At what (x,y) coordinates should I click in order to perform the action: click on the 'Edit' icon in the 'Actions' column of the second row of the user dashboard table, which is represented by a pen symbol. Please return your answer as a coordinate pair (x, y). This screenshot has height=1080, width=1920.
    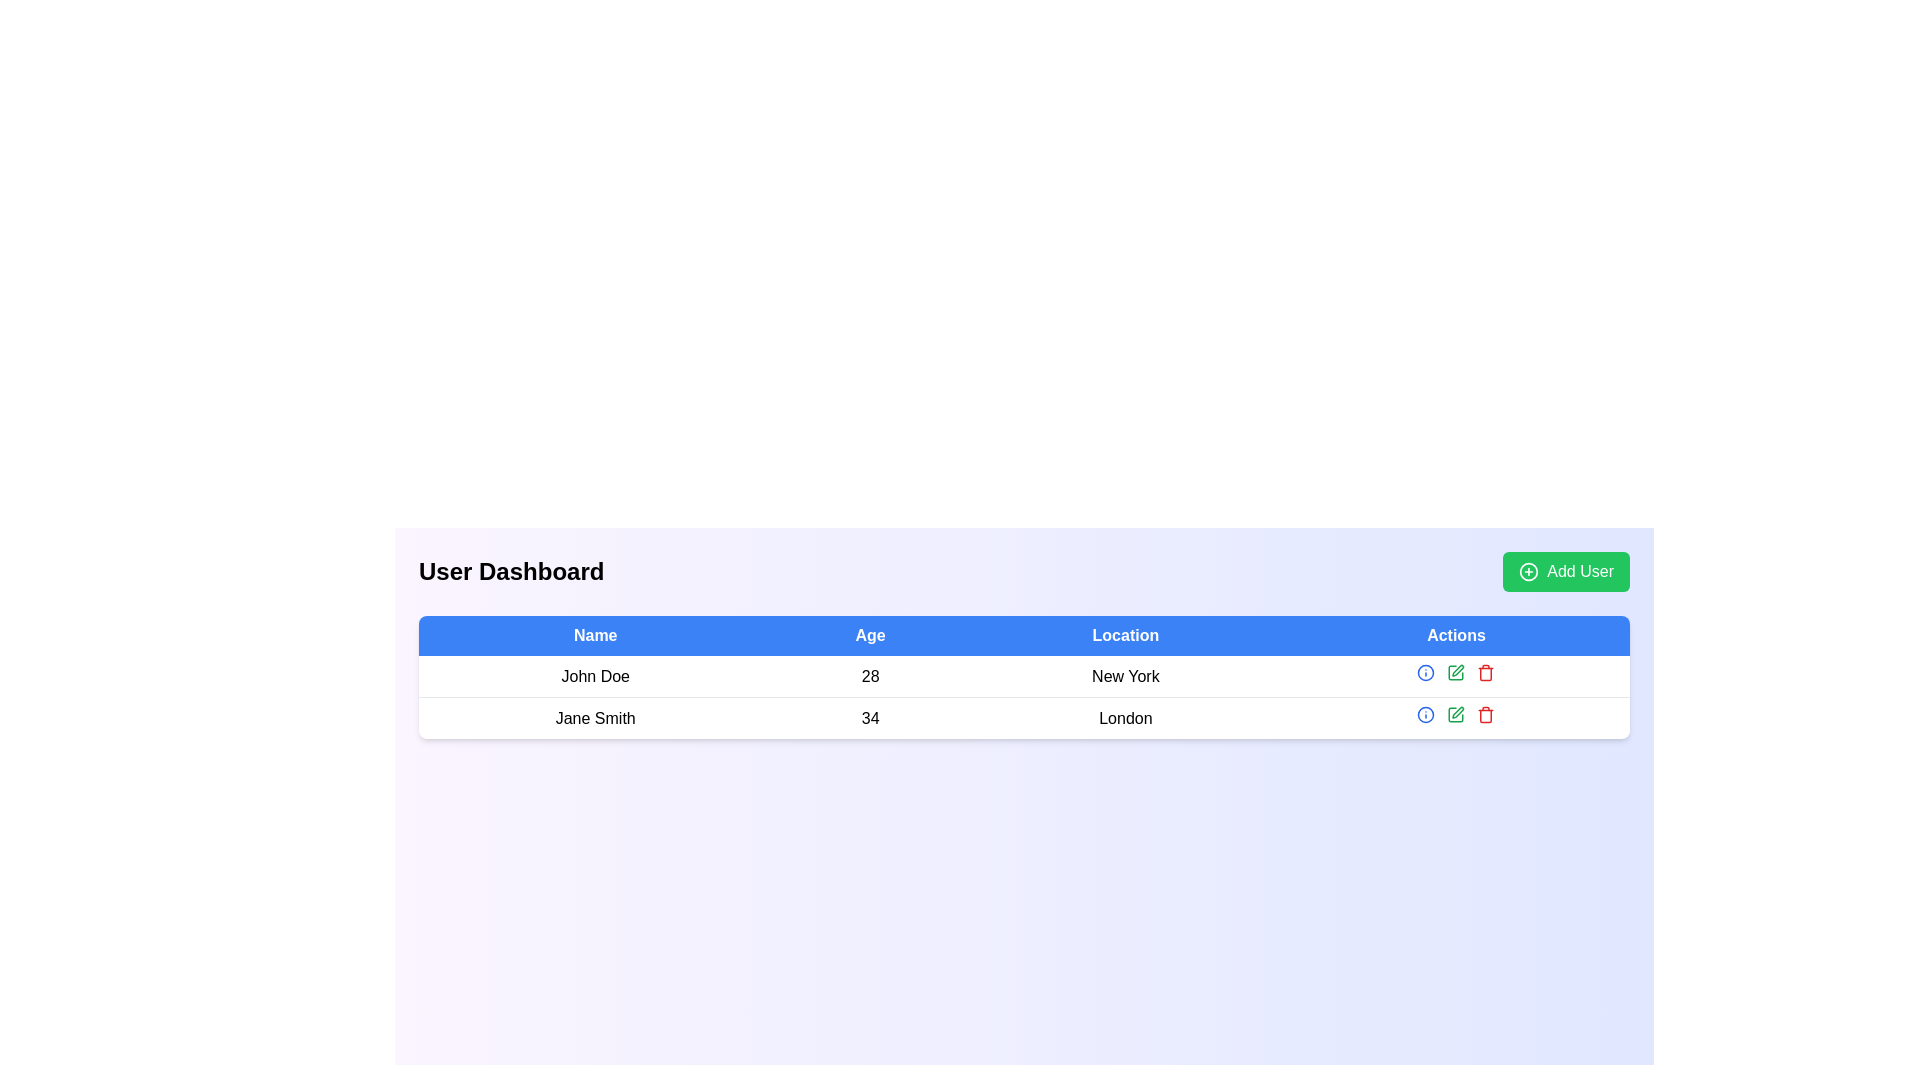
    Looking at the image, I should click on (1456, 713).